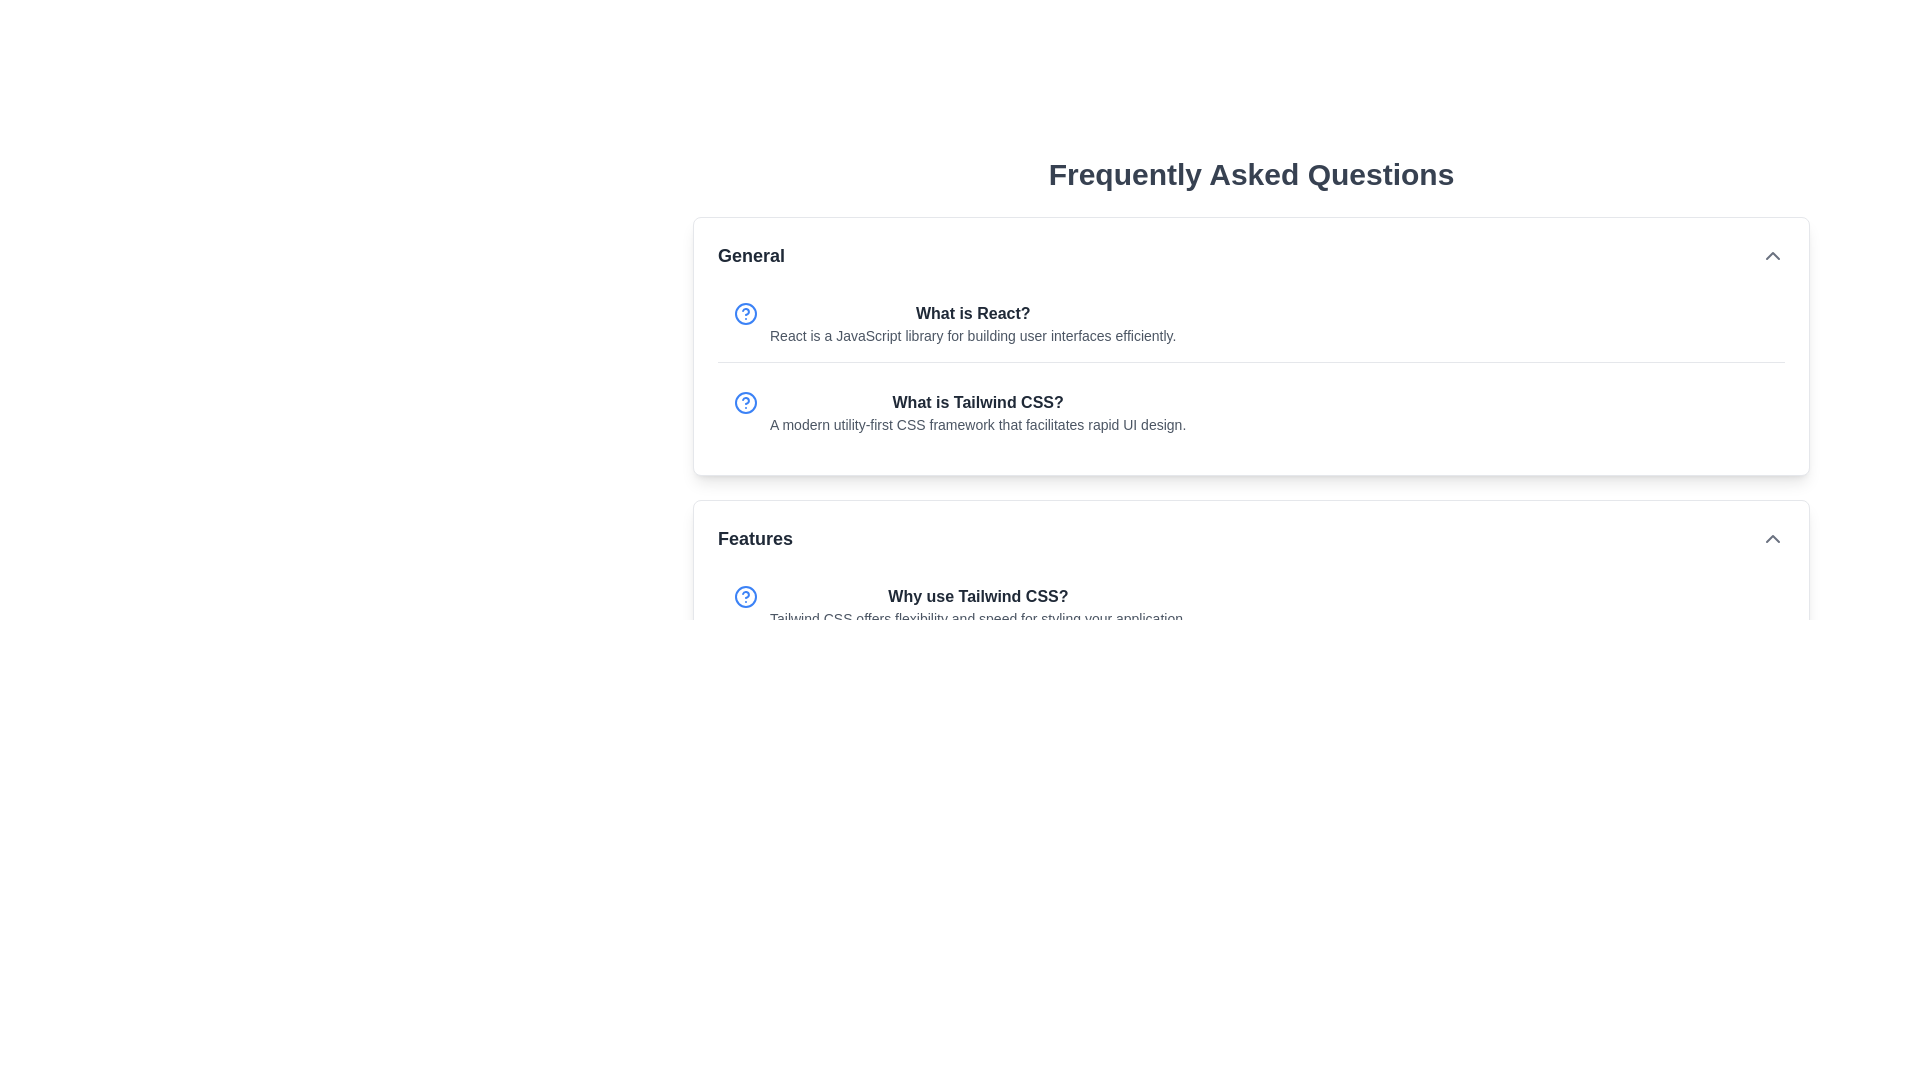  I want to click on the circular icon with a question mark symbol, which is styled with a blue outline and white background, located to the left of the 'What is React?' text in the 'General' section of the FAQ interface, so click(744, 313).